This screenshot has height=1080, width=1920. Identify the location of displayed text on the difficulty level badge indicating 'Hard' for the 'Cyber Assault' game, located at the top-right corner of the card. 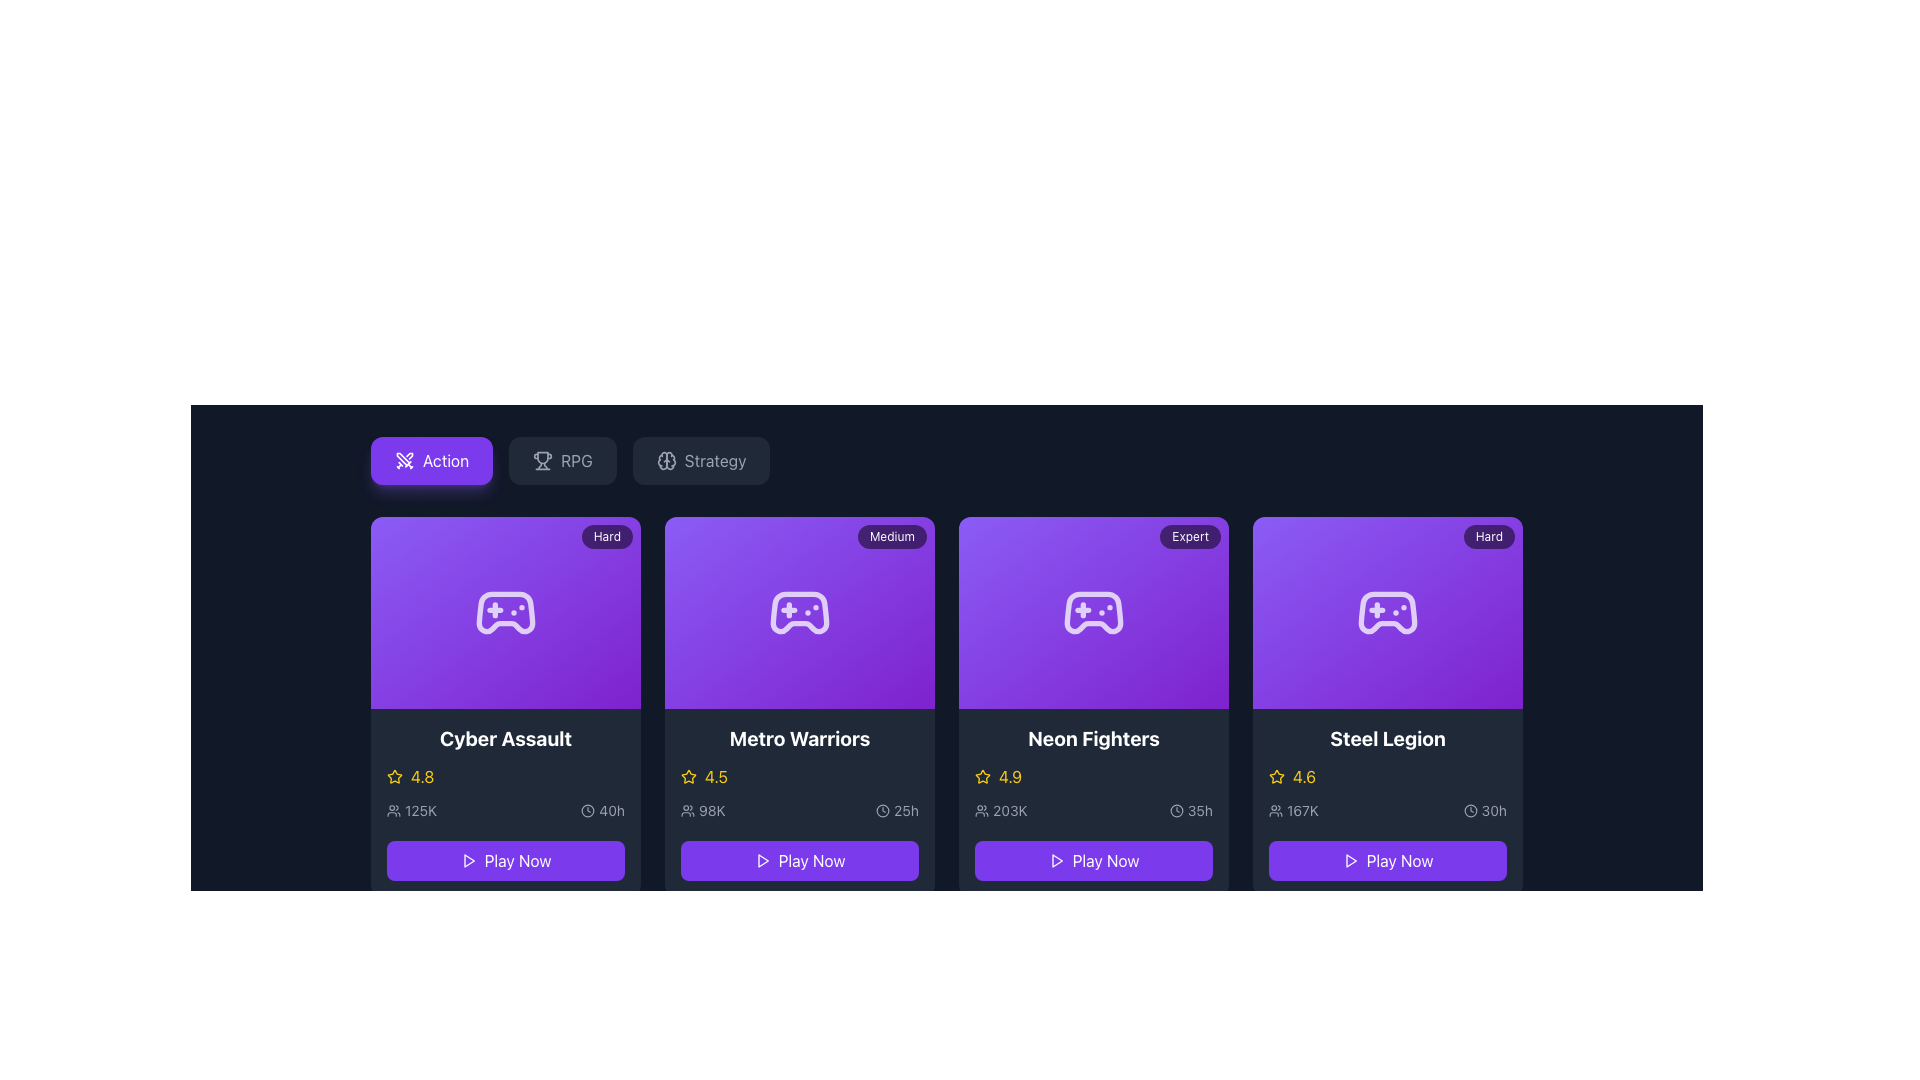
(606, 535).